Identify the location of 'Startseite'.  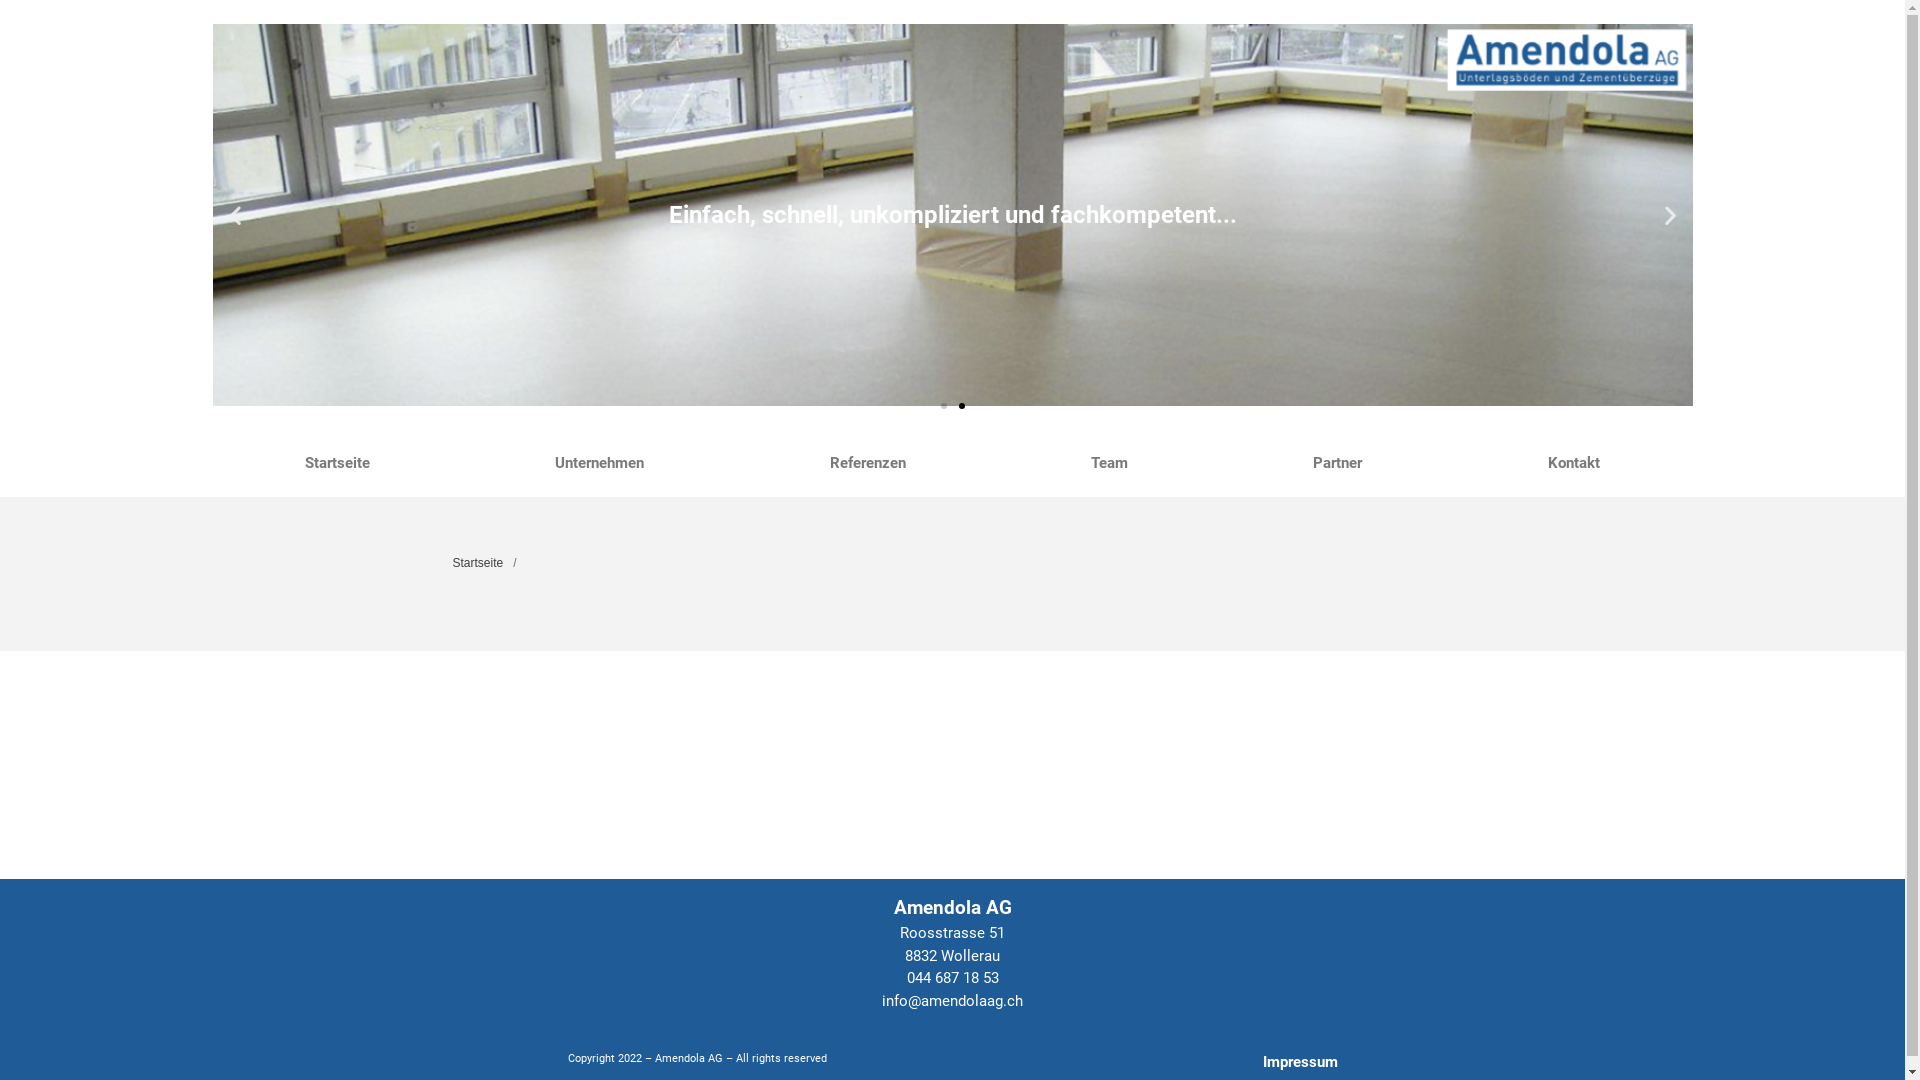
(476, 563).